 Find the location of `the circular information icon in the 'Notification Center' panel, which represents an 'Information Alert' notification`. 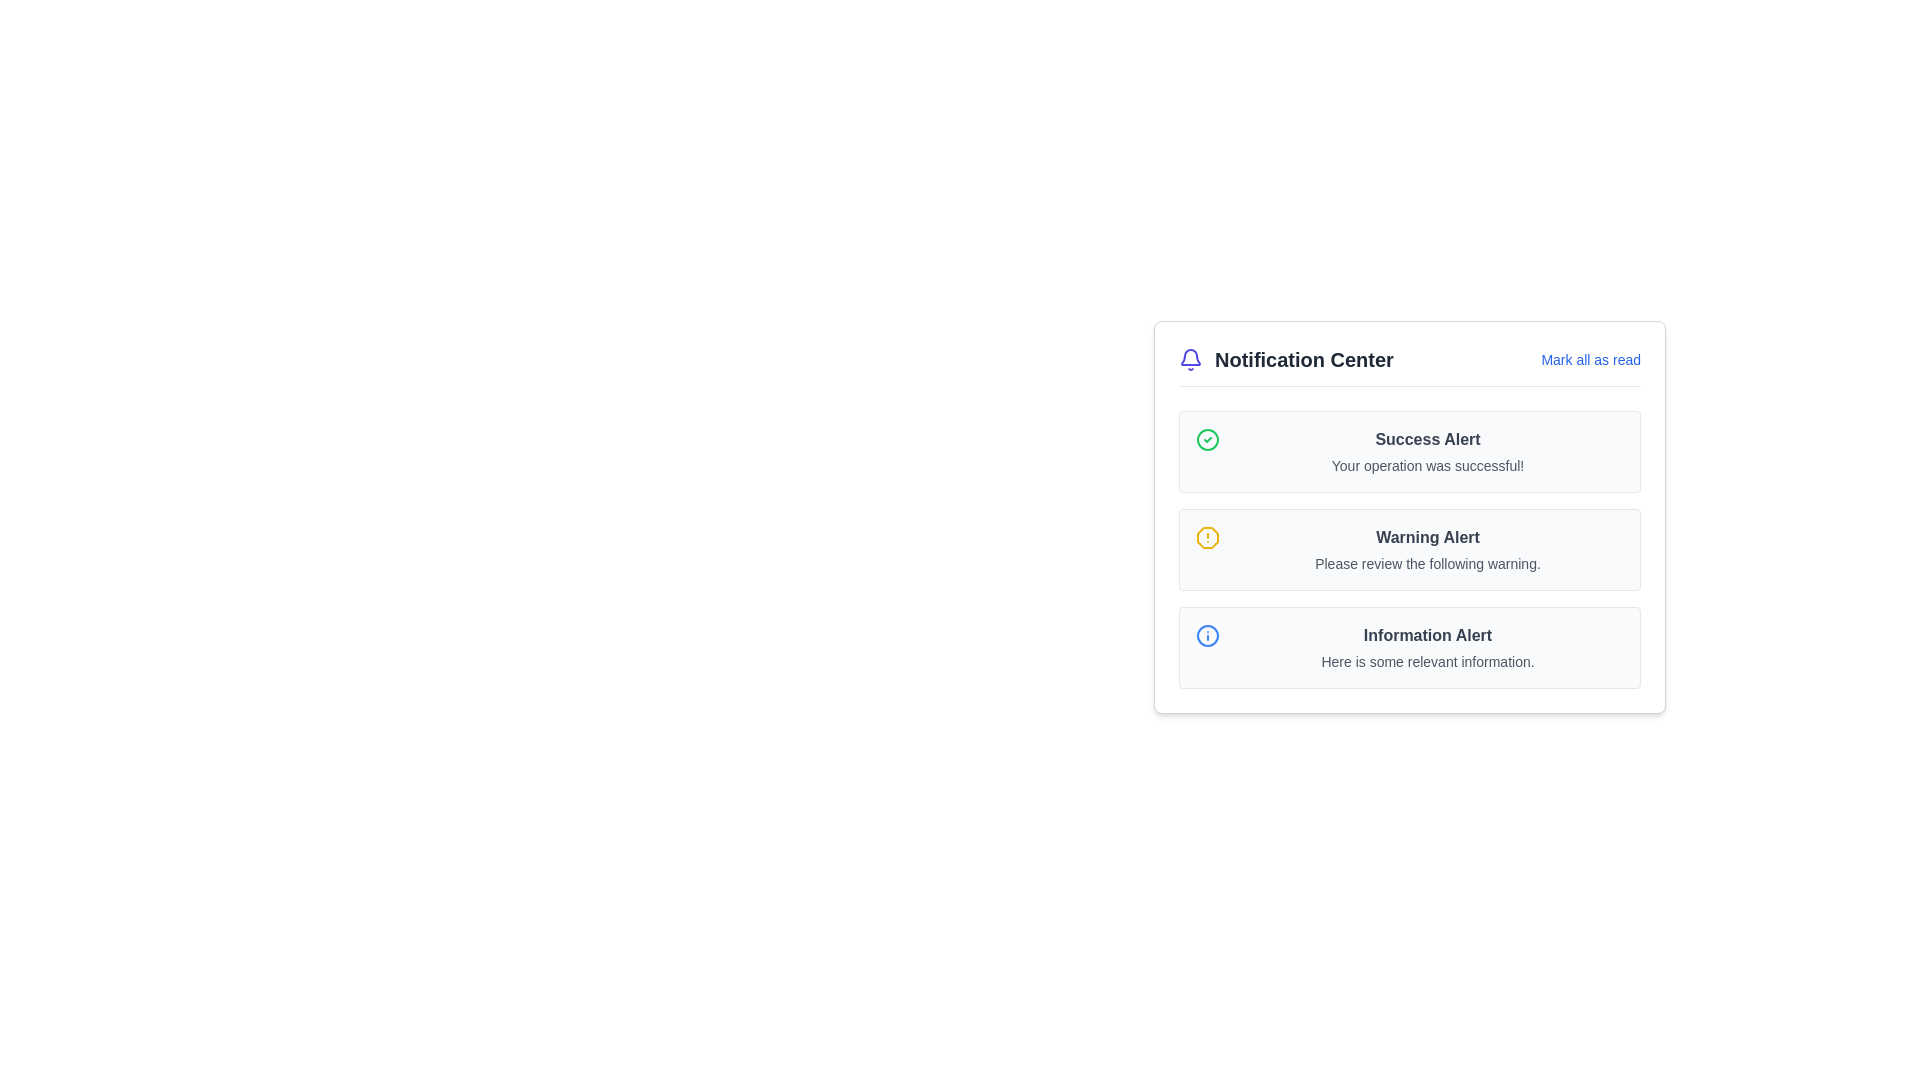

the circular information icon in the 'Notification Center' panel, which represents an 'Information Alert' notification is located at coordinates (1207, 636).